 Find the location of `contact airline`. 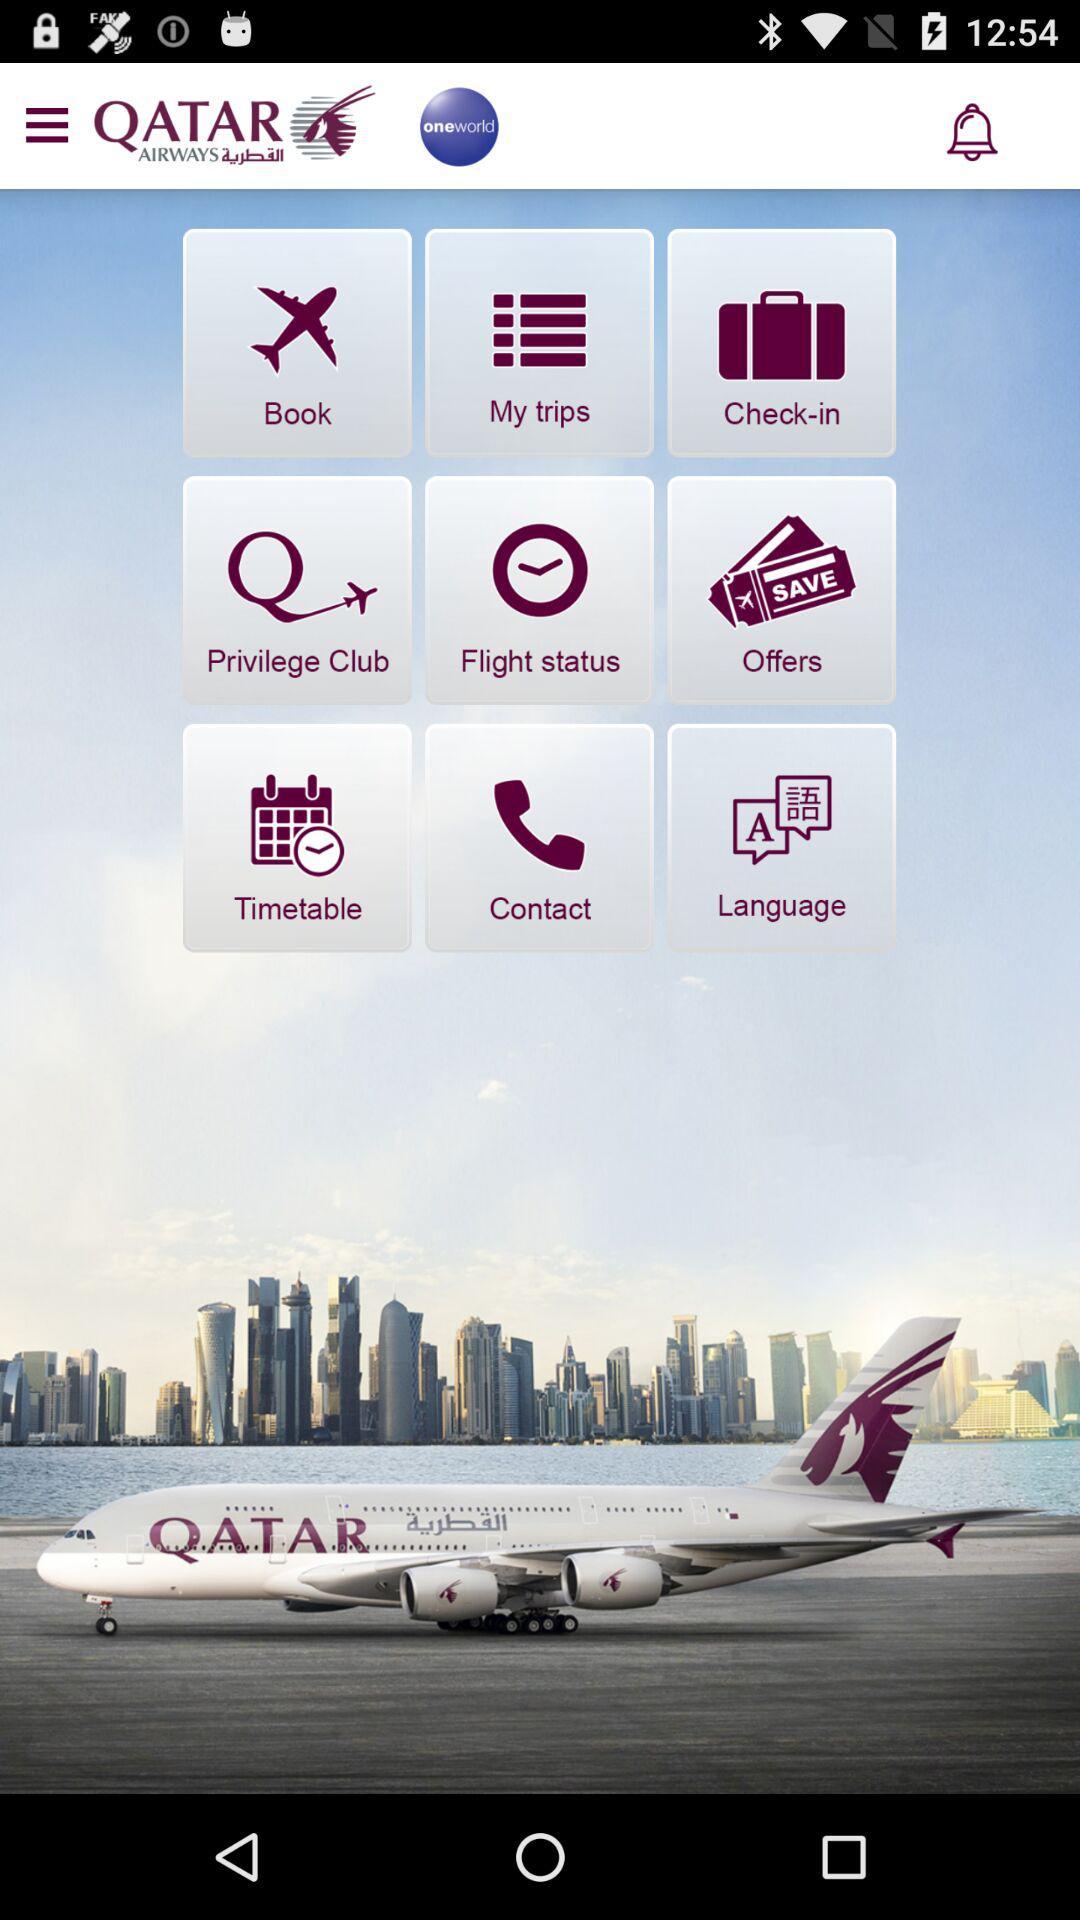

contact airline is located at coordinates (538, 838).